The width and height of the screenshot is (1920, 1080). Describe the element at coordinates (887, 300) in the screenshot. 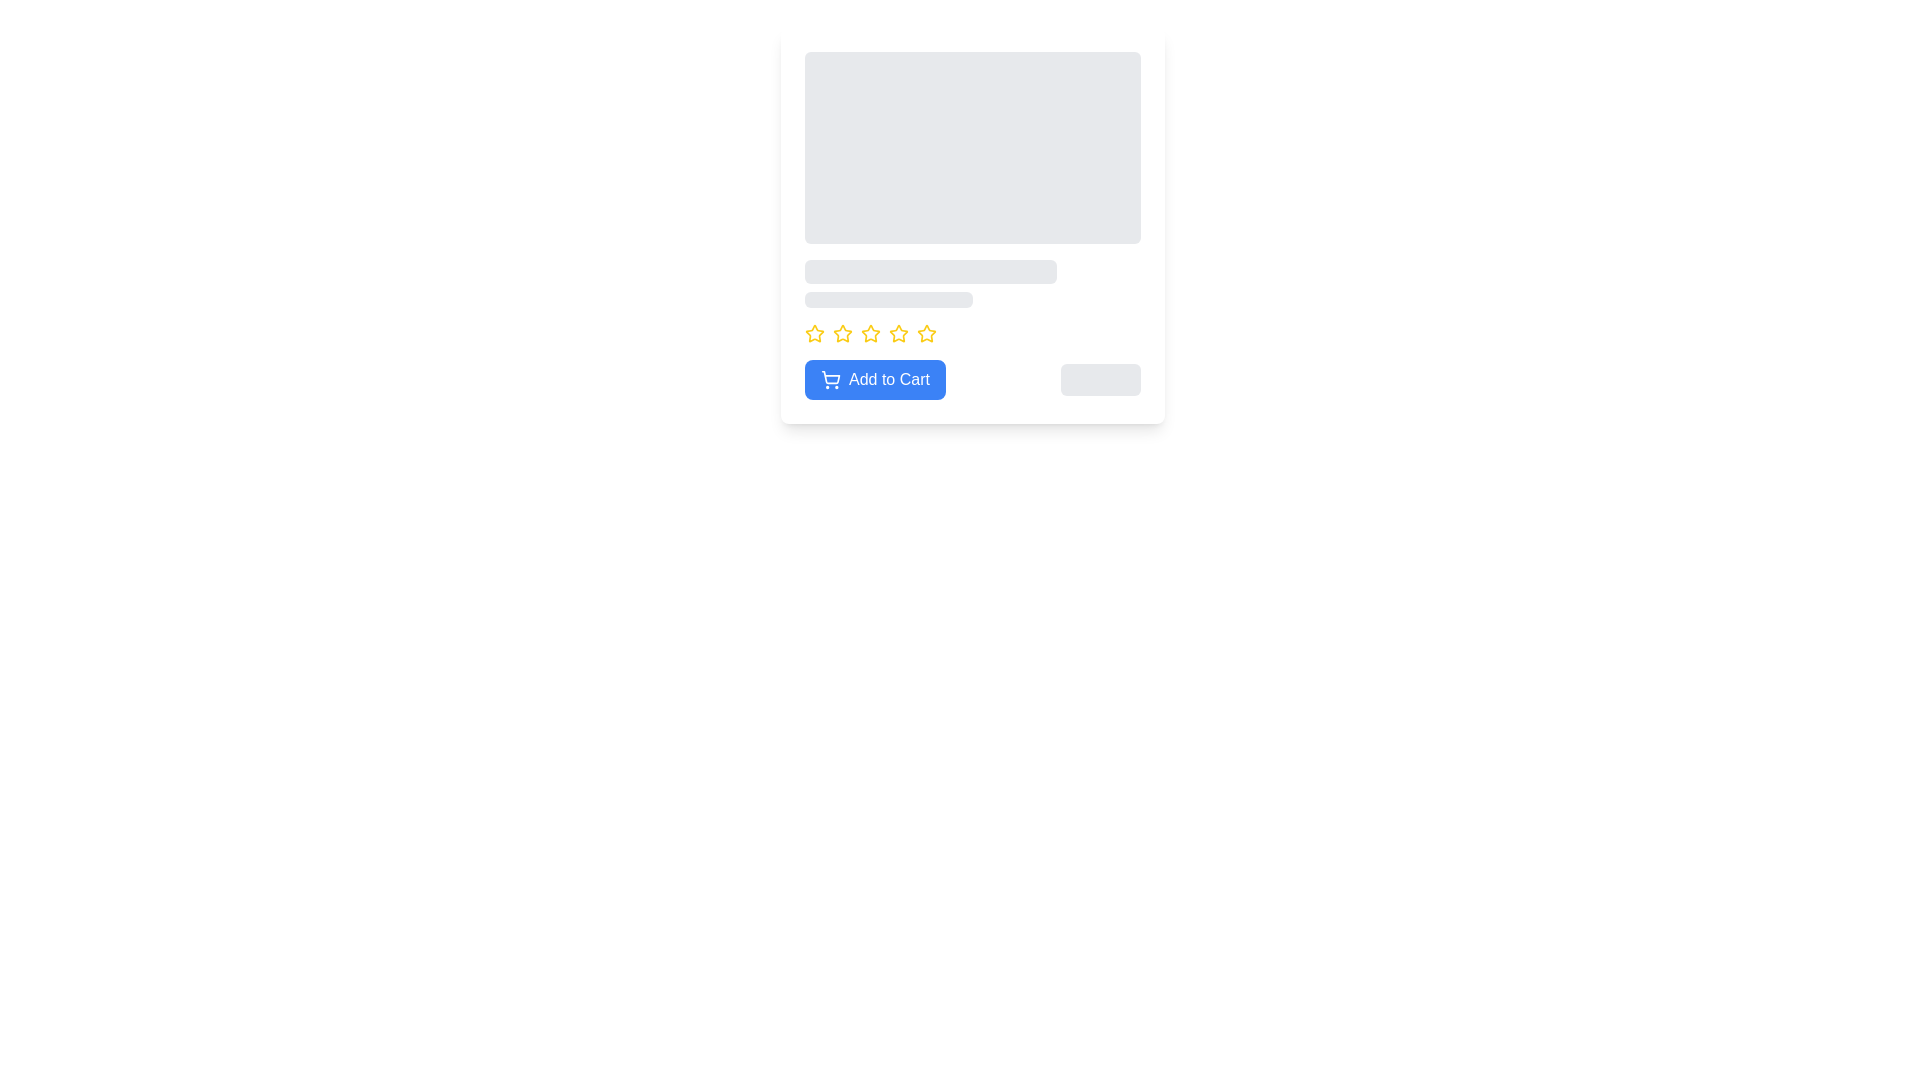

I see `the second placeholder component, which is styled with a light gray background and rounded edges, located directly below a larger placeholder and above a row of yellow star icons` at that location.